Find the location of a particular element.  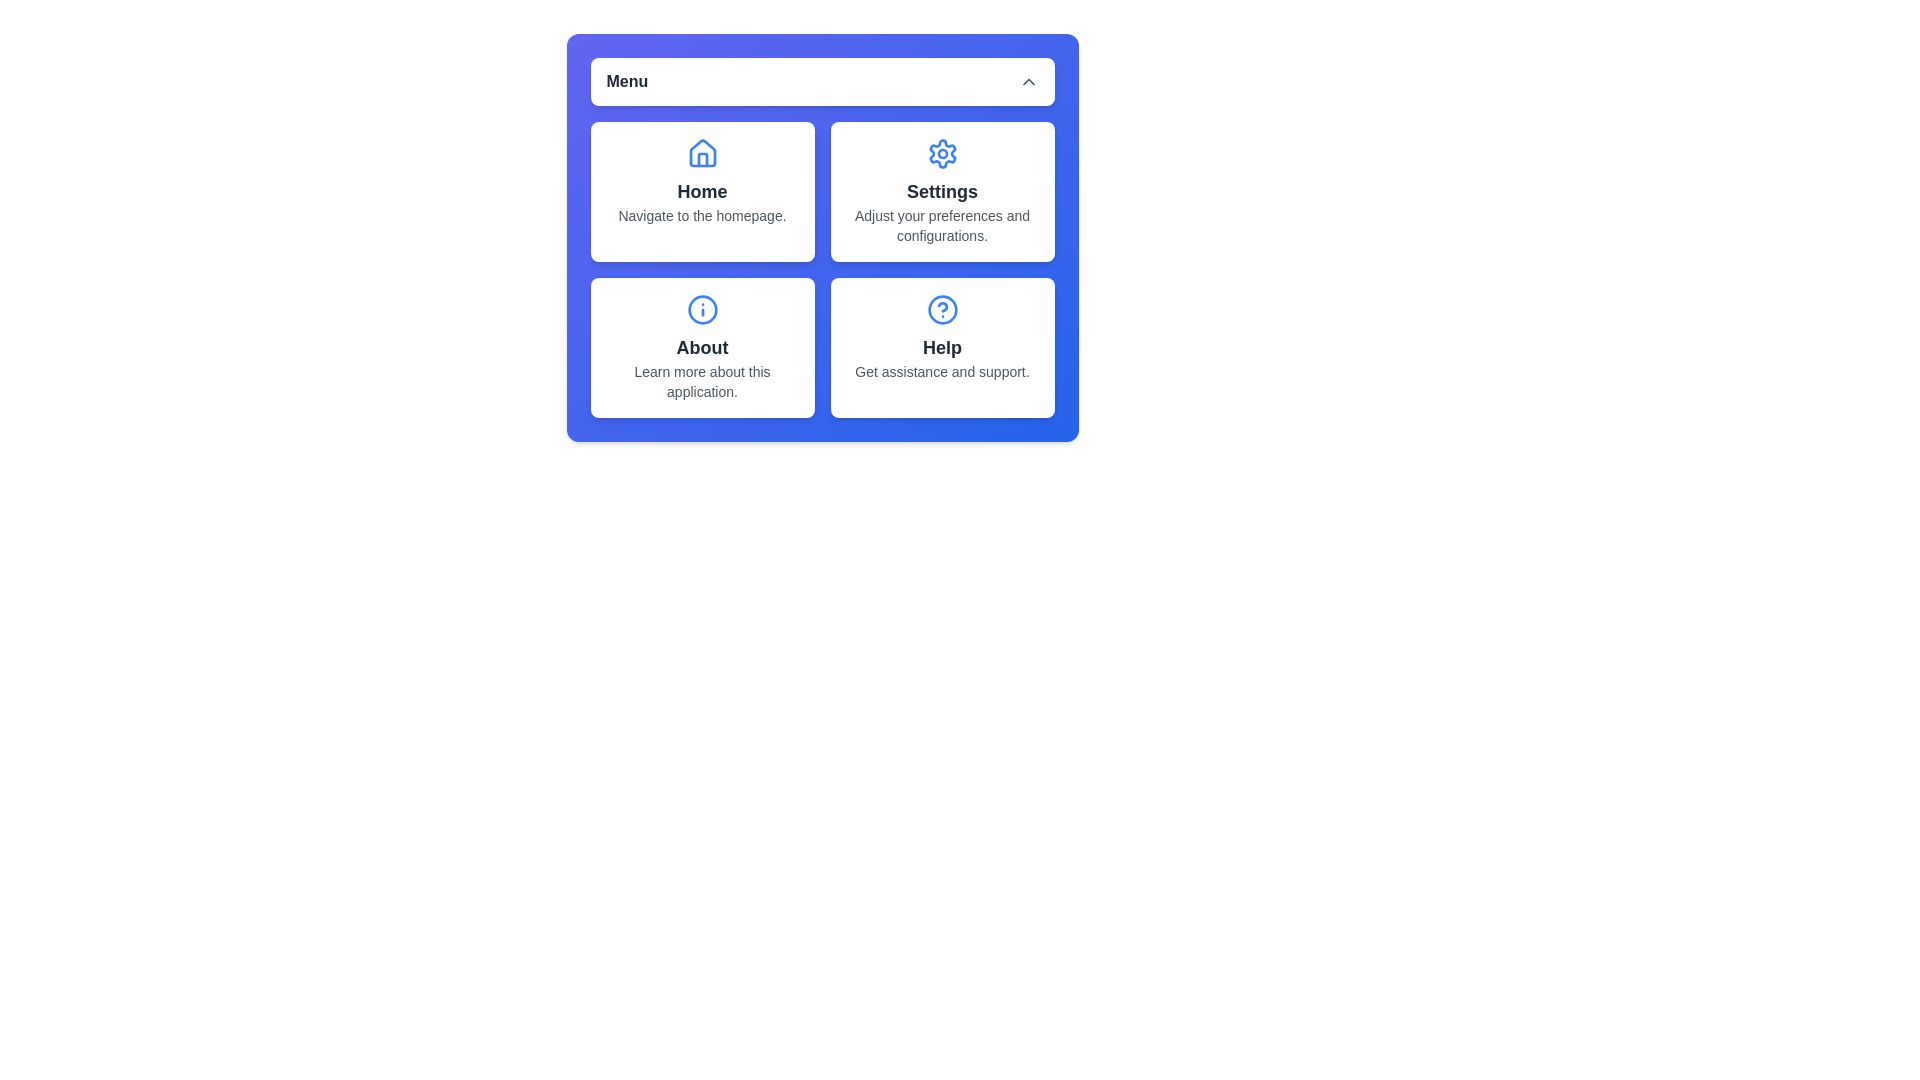

the menu item Home is located at coordinates (702, 192).